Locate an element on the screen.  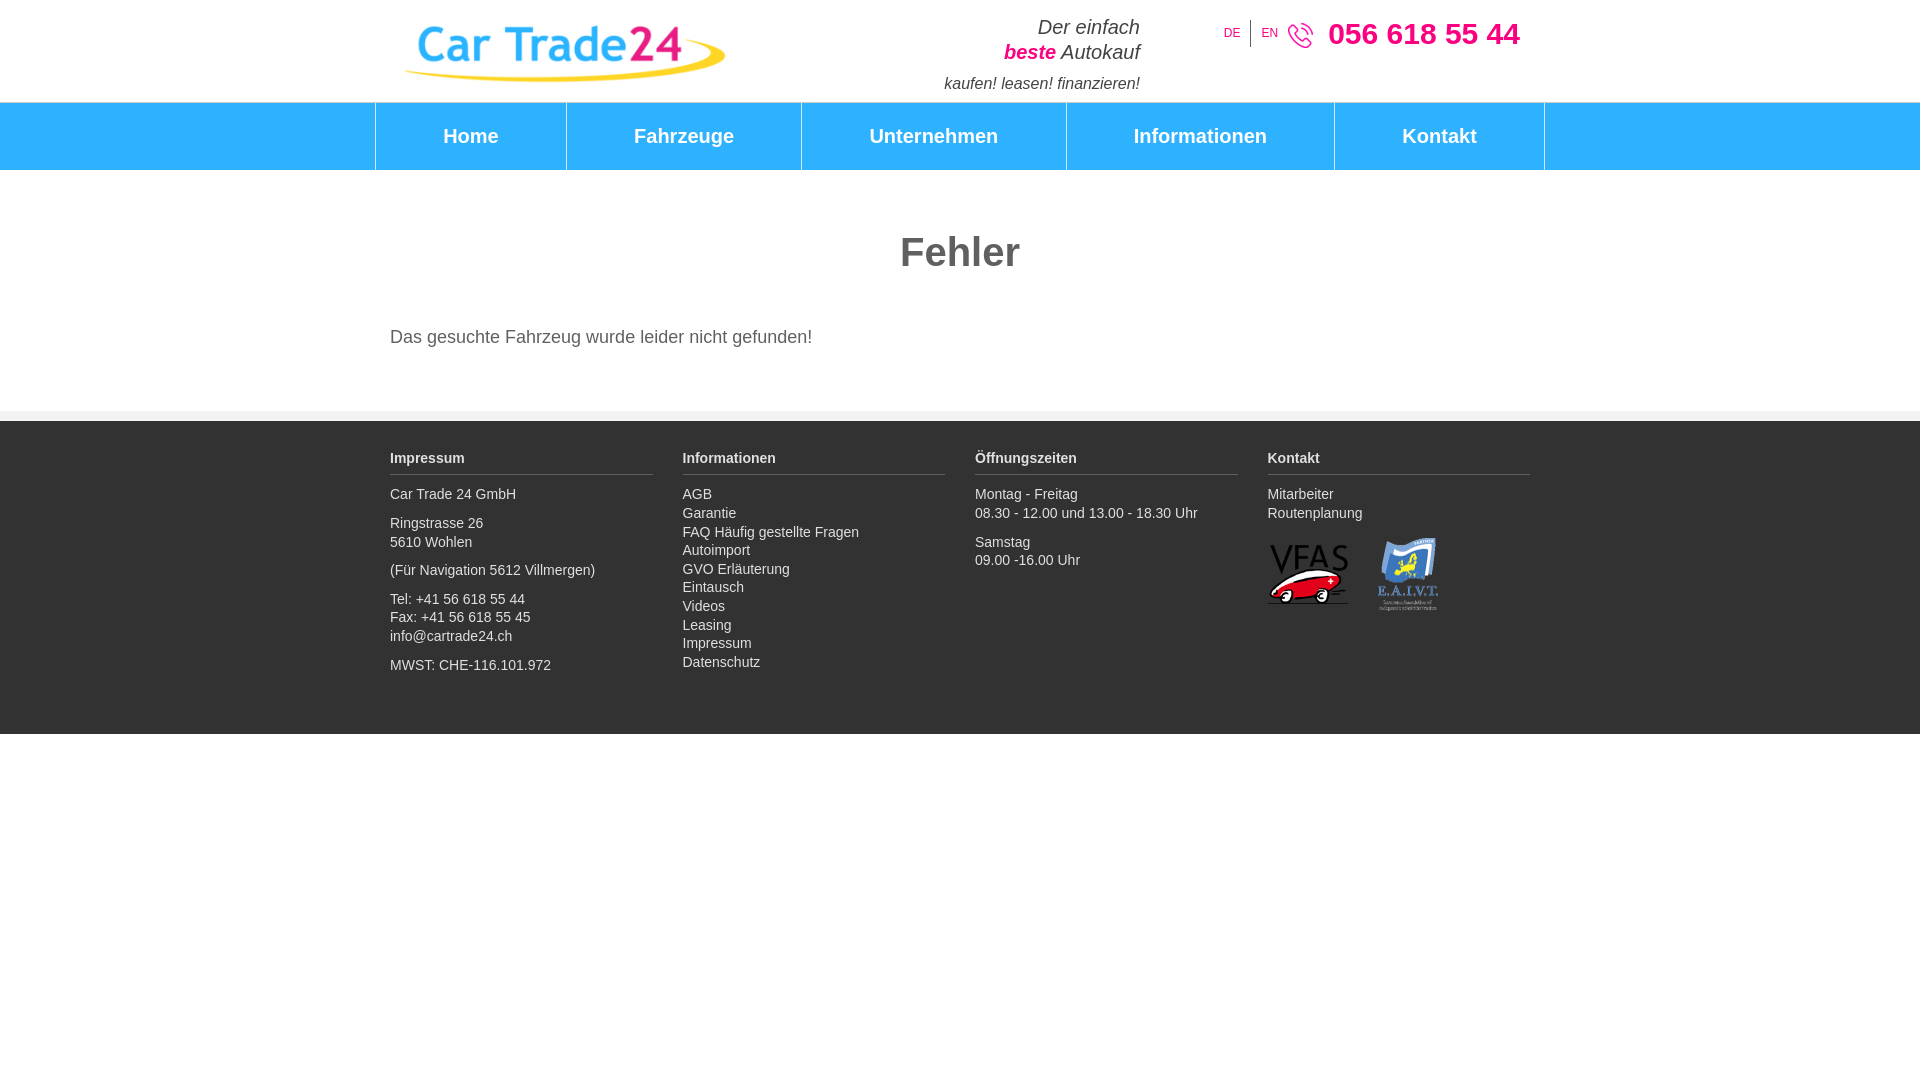
'Fahrzeuge' is located at coordinates (565, 135).